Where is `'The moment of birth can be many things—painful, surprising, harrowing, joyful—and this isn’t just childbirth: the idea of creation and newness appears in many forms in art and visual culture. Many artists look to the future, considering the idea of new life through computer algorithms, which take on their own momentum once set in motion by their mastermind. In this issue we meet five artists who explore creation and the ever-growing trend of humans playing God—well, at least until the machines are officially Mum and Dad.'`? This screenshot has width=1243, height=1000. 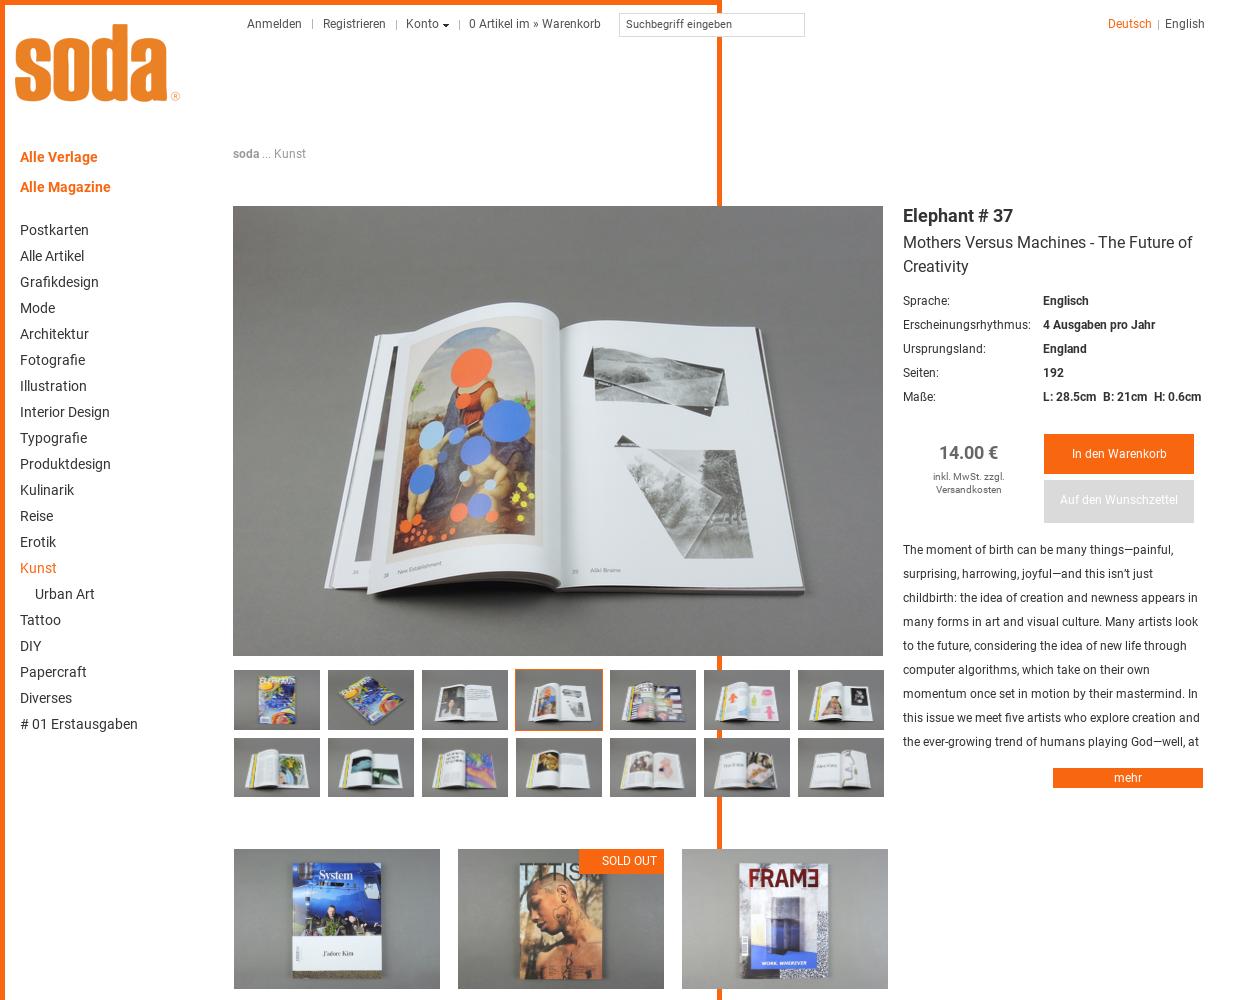
'The moment of birth can be many things—painful, surprising, harrowing, joyful—and this isn’t just childbirth: the idea of creation and newness appears in many forms in art and visual culture. Many artists look to the future, considering the idea of new life through computer algorithms, which take on their own momentum once set in motion by their mastermind. In this issue we meet five artists who explore creation and the ever-growing trend of humans playing God—well, at least until the machines are officially Mum and Dad.' is located at coordinates (903, 658).